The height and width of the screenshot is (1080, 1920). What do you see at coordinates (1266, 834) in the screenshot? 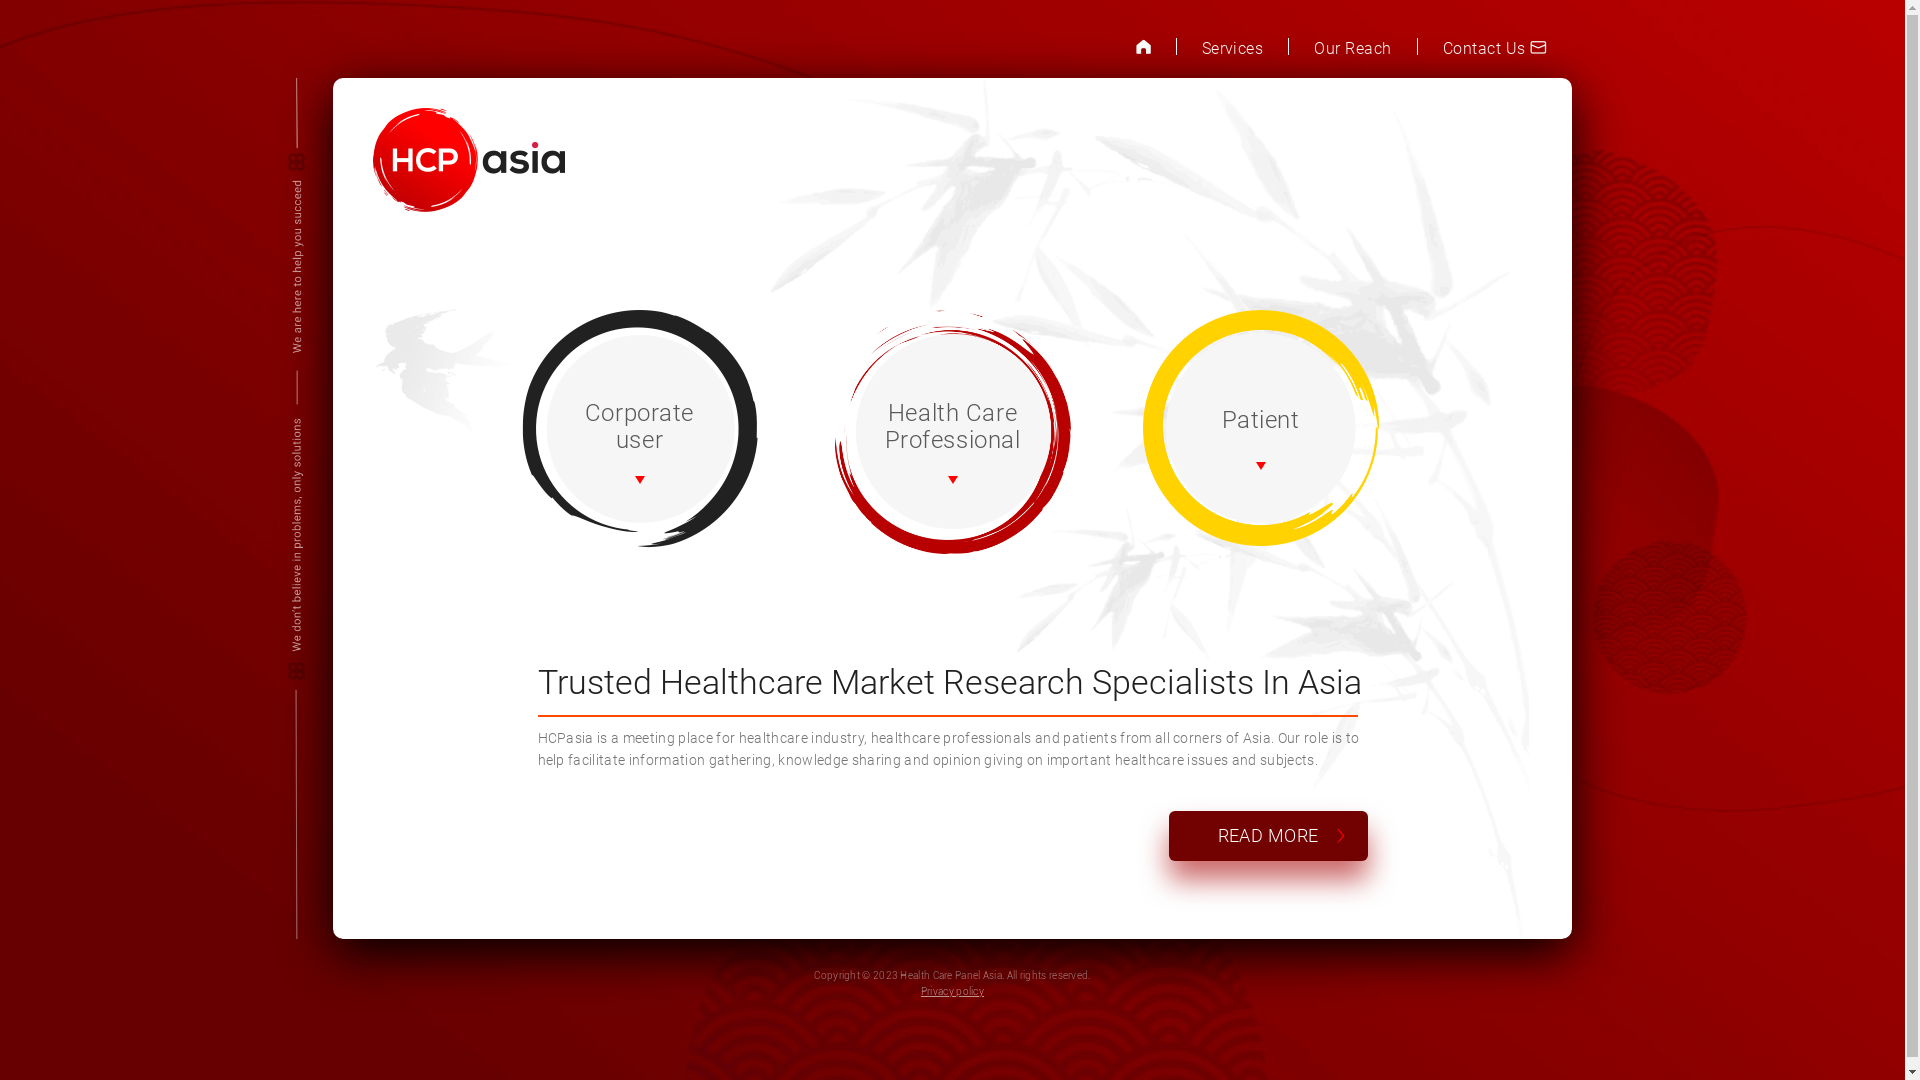
I see `'READ MORE'` at bounding box center [1266, 834].